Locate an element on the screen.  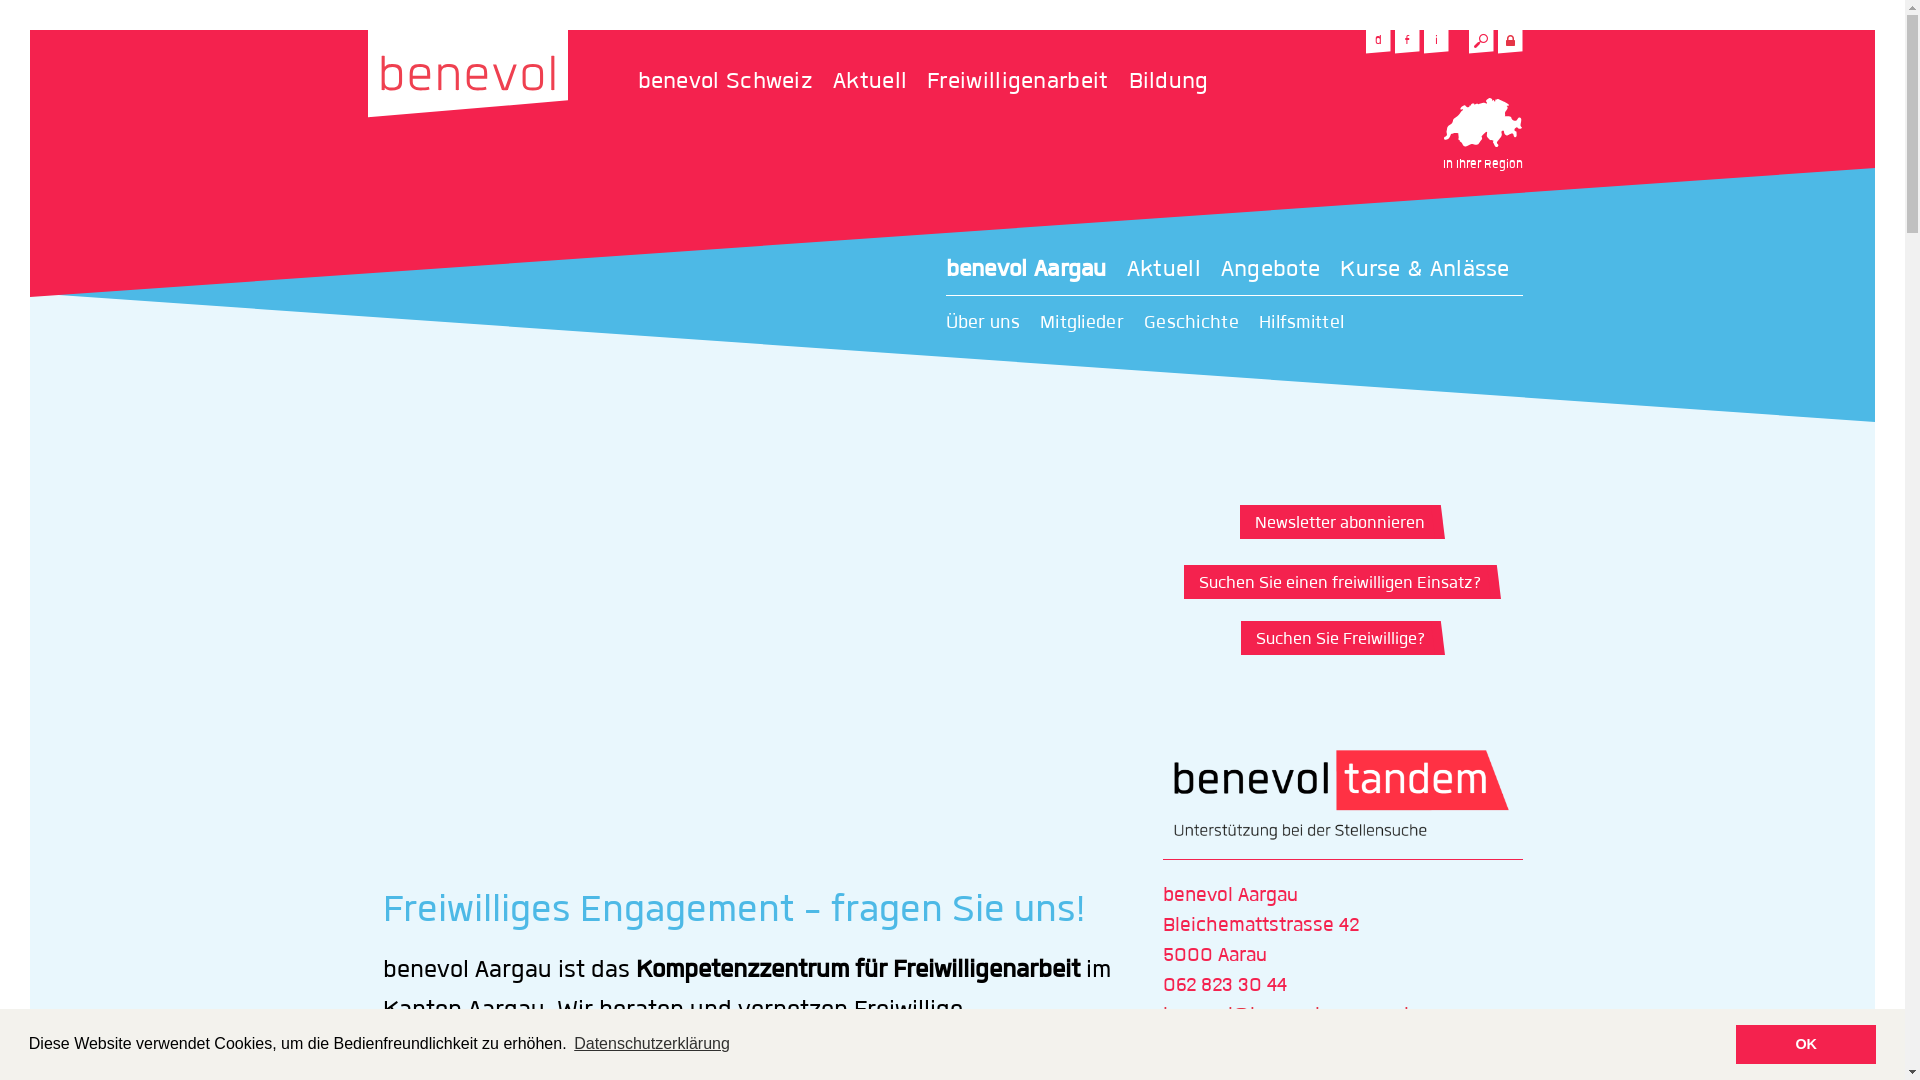
'OK' is located at coordinates (1735, 1043).